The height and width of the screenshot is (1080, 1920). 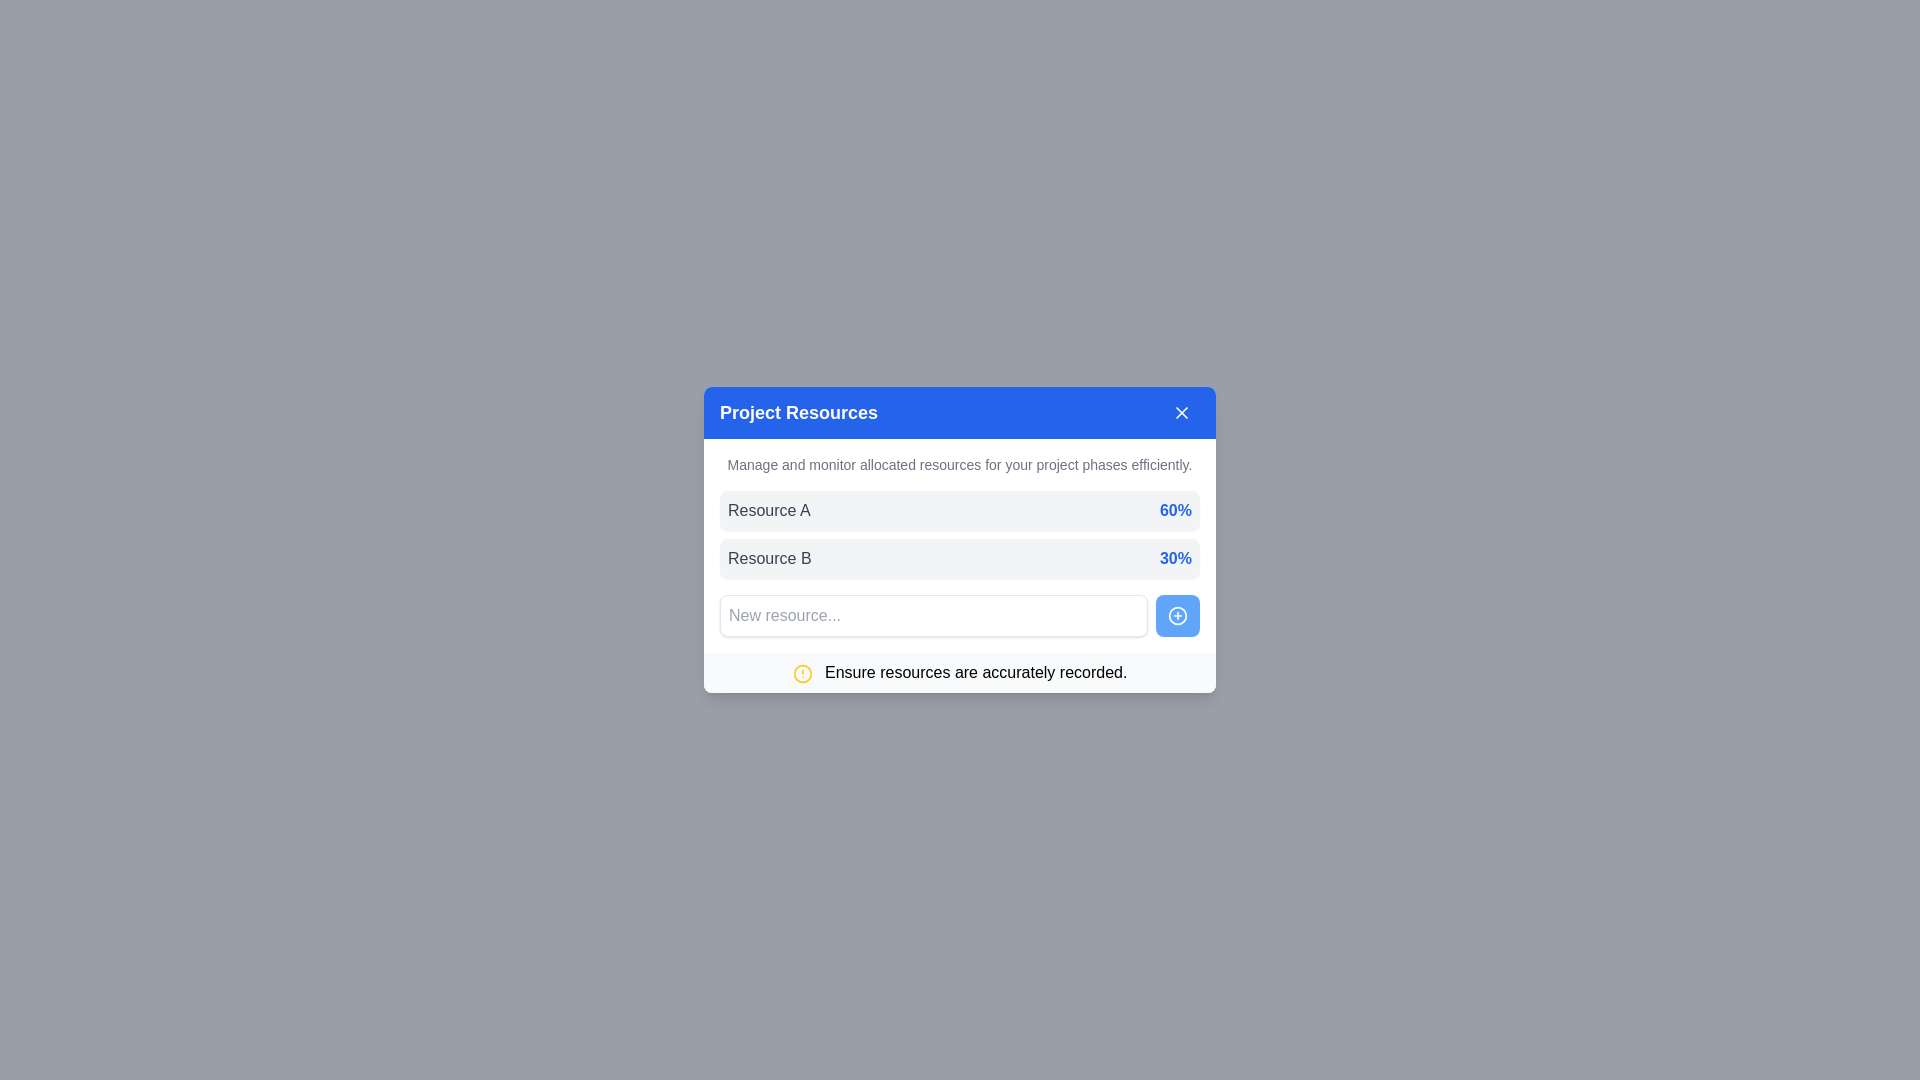 I want to click on the static text label reading 'Resource B' located in the second row of a list-like layout within a modal window, so click(x=768, y=559).